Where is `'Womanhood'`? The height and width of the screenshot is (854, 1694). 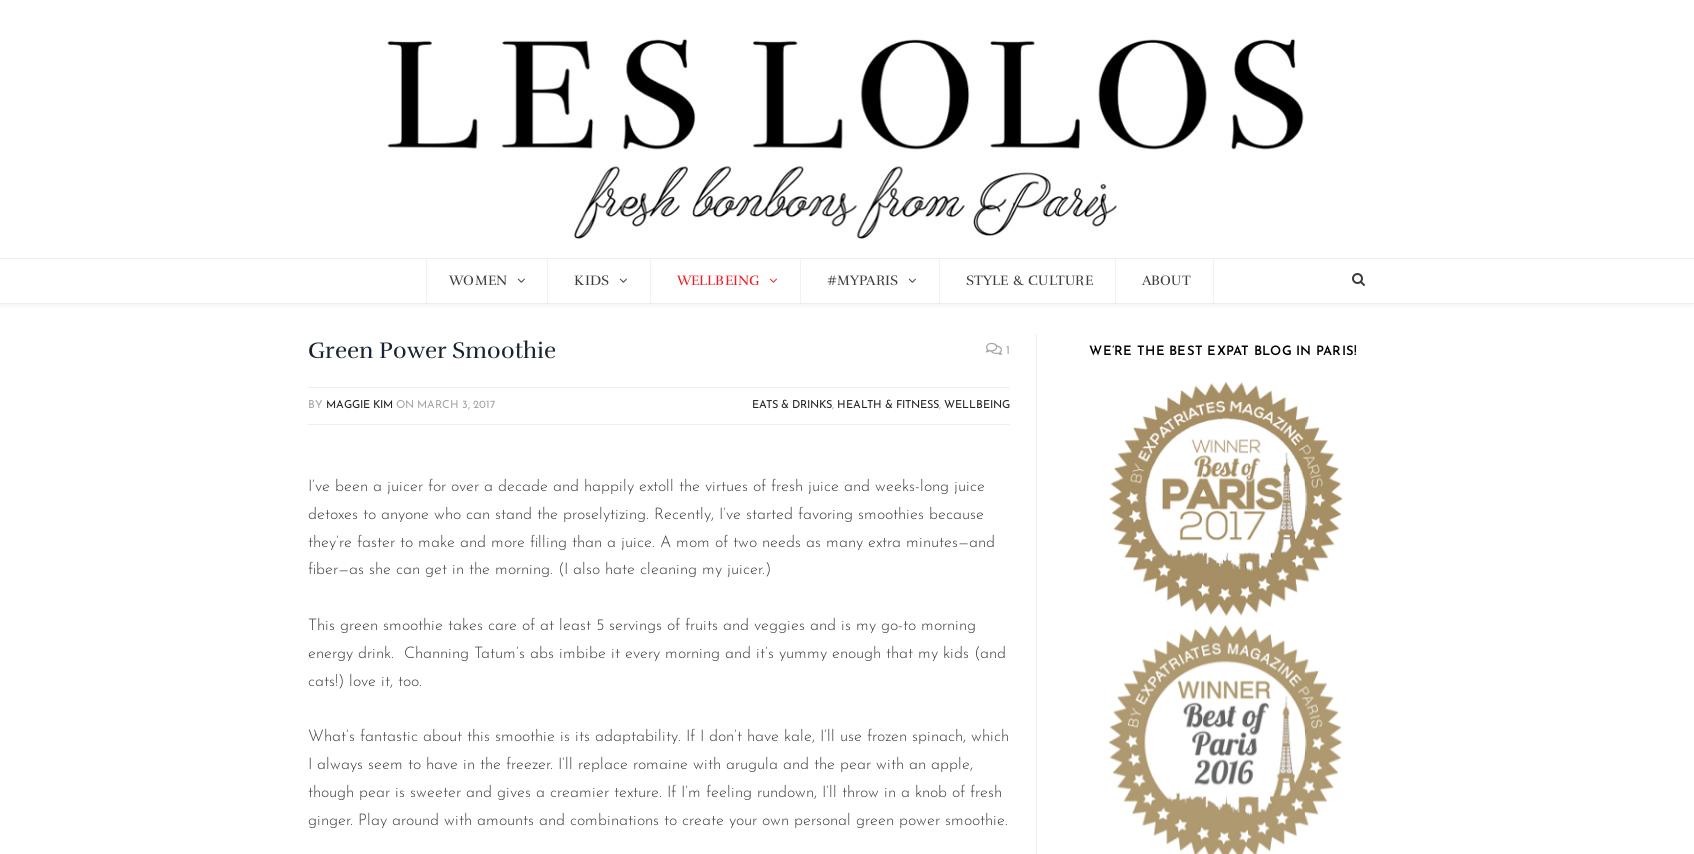
'Womanhood' is located at coordinates (495, 325).